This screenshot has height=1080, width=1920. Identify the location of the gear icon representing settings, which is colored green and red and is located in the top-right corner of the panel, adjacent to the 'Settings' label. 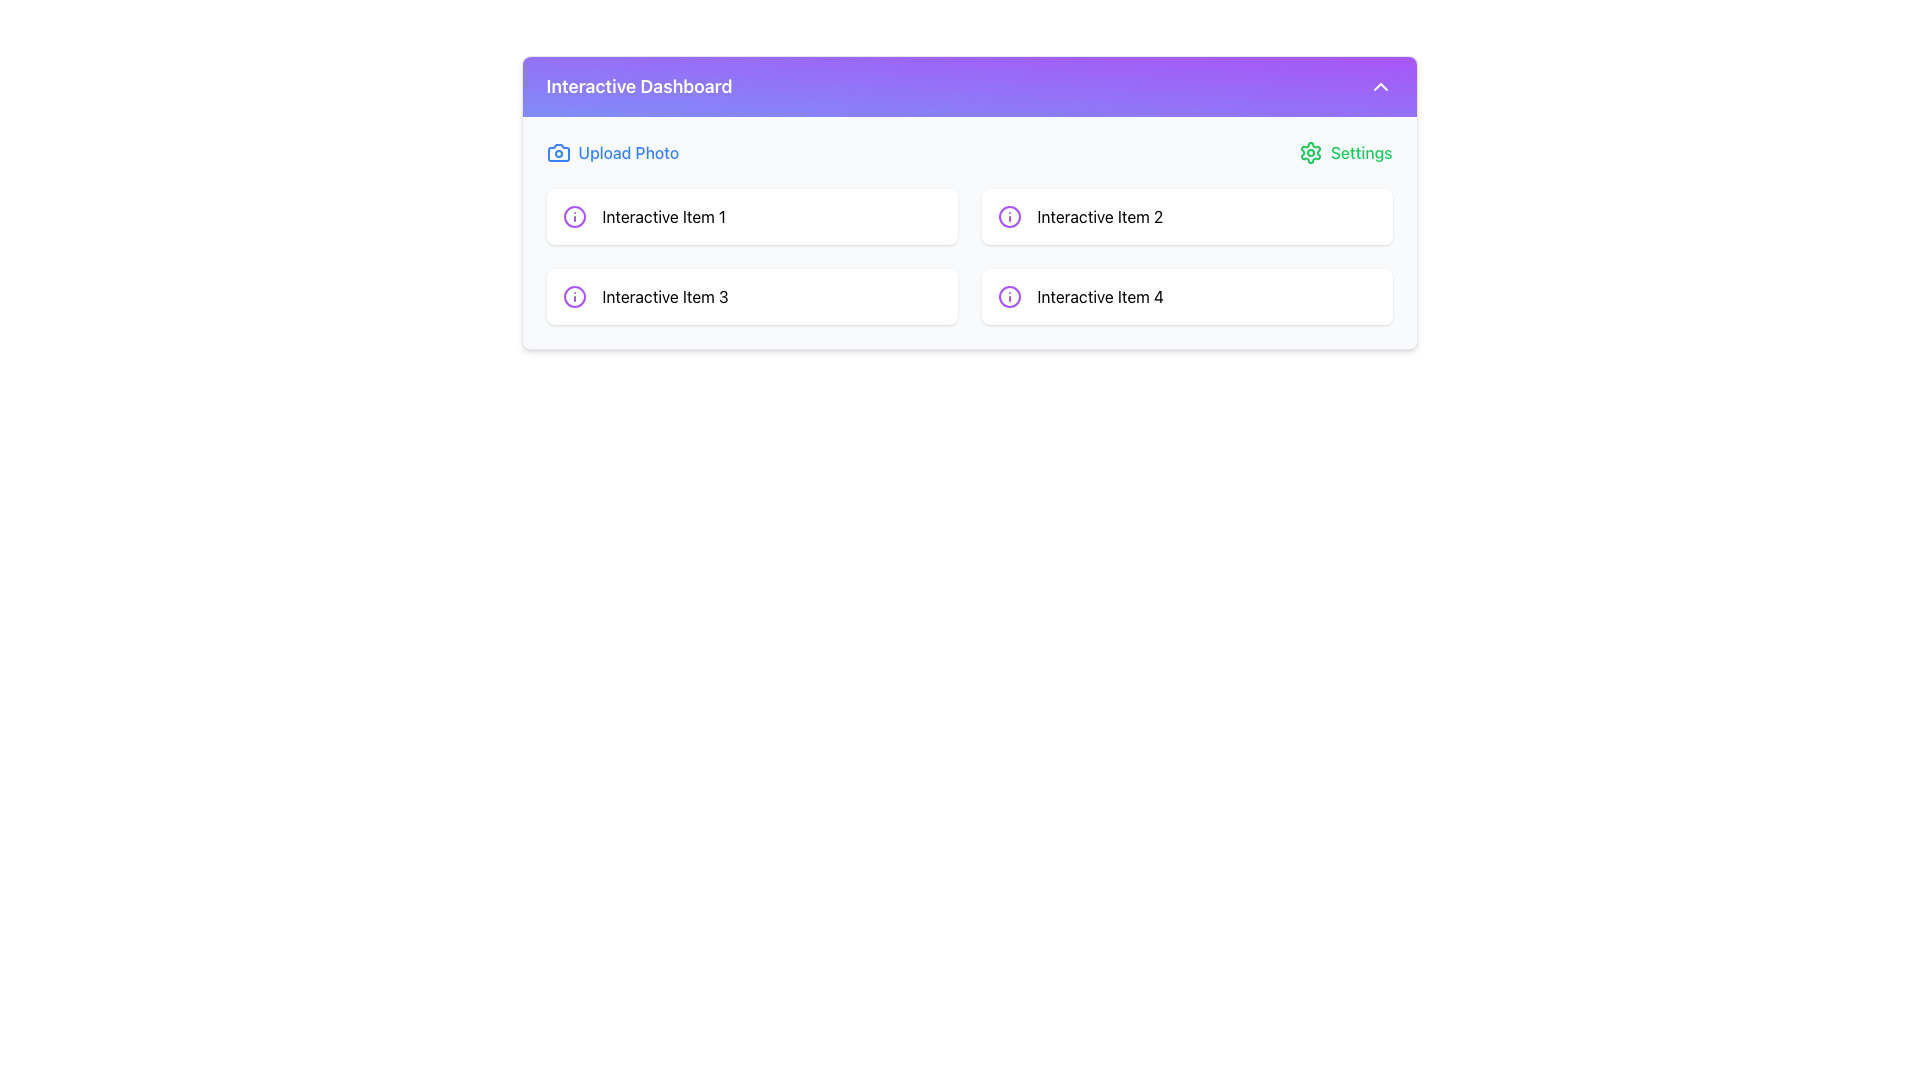
(1310, 152).